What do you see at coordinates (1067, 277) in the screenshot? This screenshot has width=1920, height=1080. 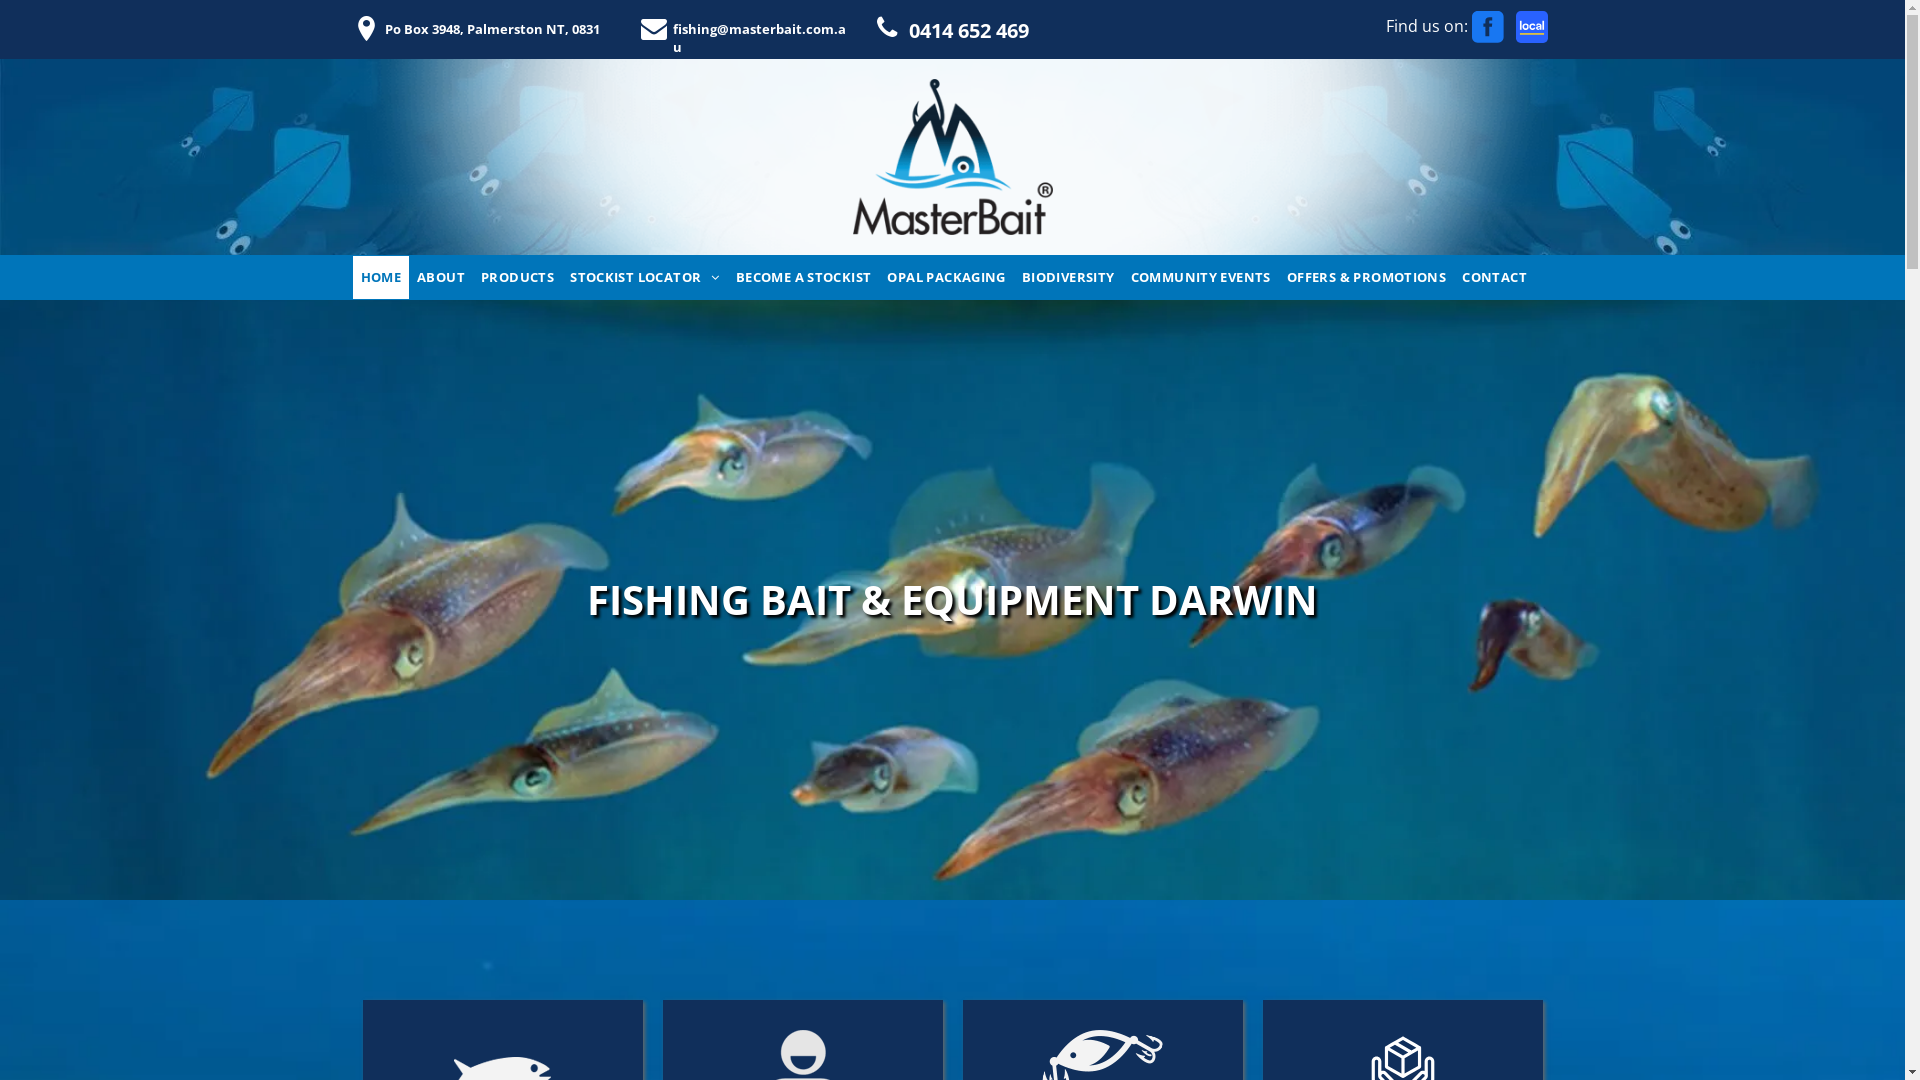 I see `'BIODIVERSITY'` at bounding box center [1067, 277].